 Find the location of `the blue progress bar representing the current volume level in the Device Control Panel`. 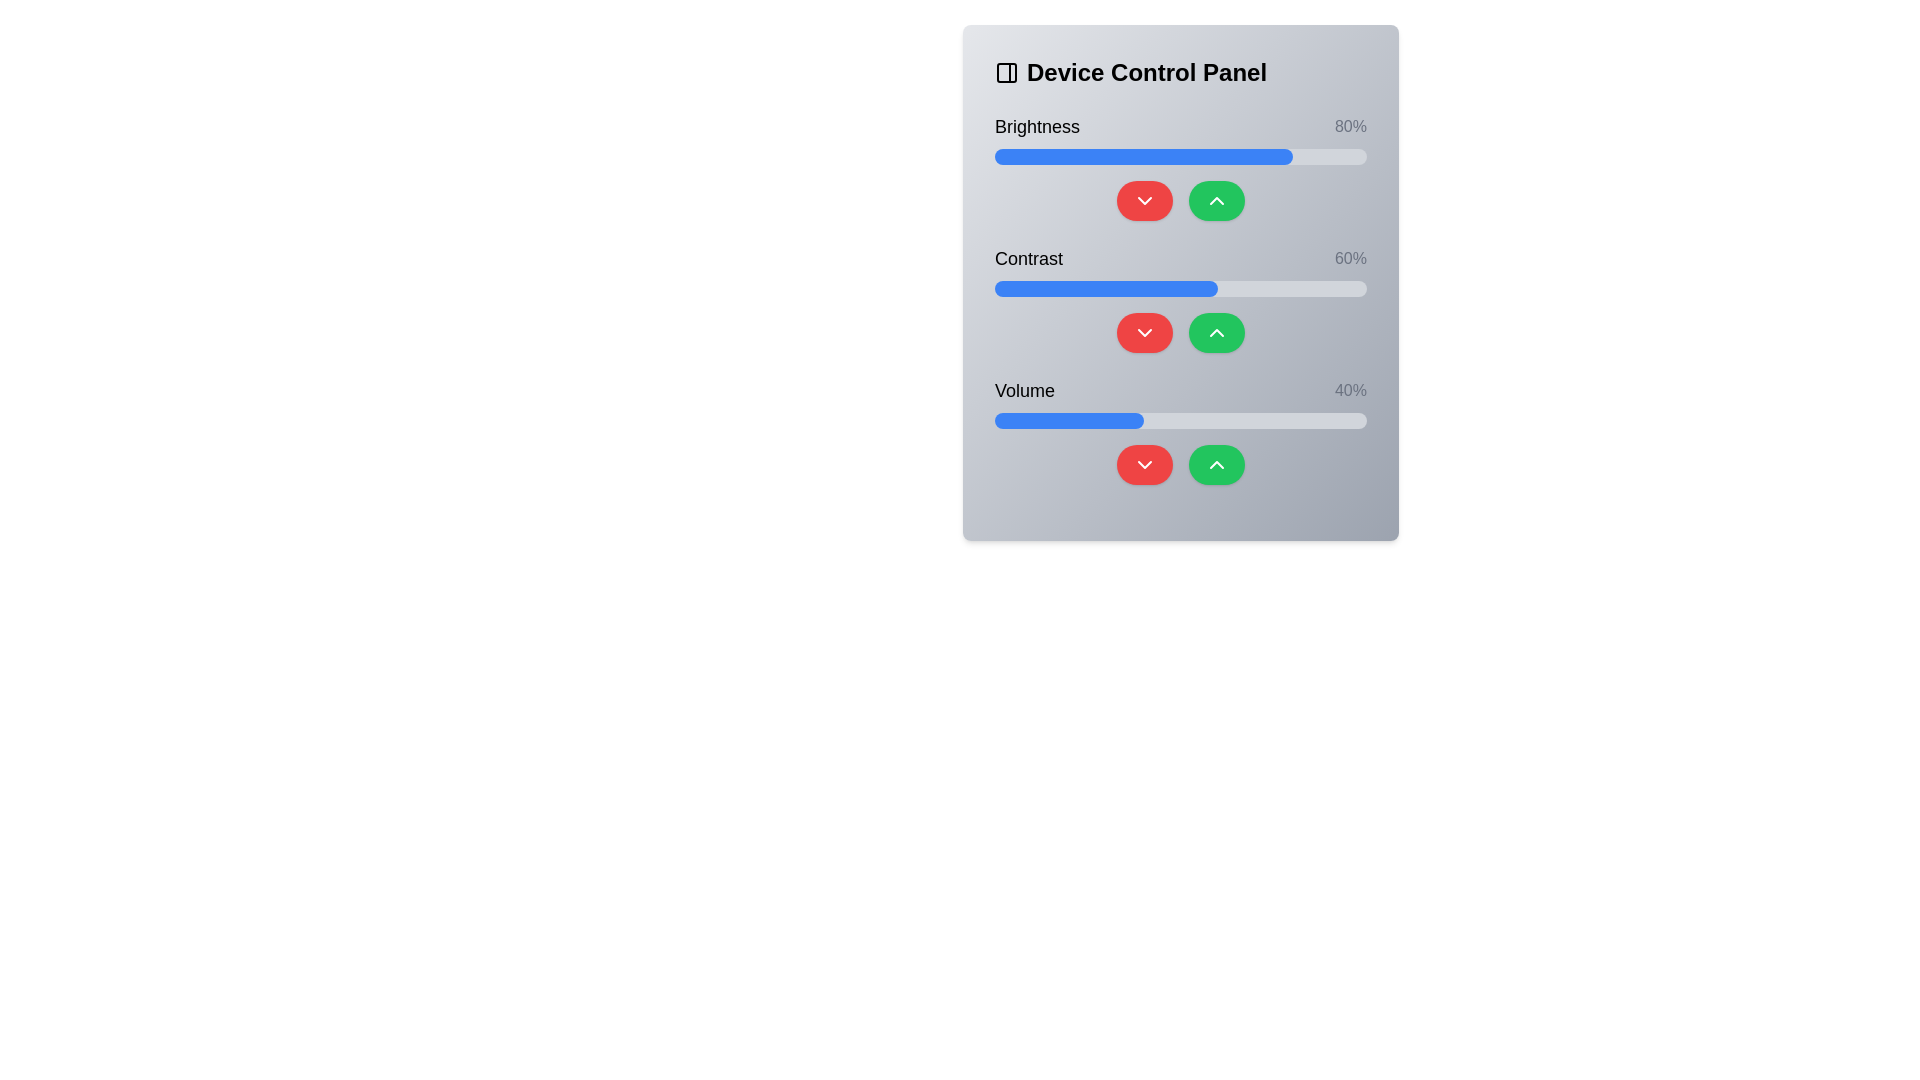

the blue progress bar representing the current volume level in the Device Control Panel is located at coordinates (1068, 419).